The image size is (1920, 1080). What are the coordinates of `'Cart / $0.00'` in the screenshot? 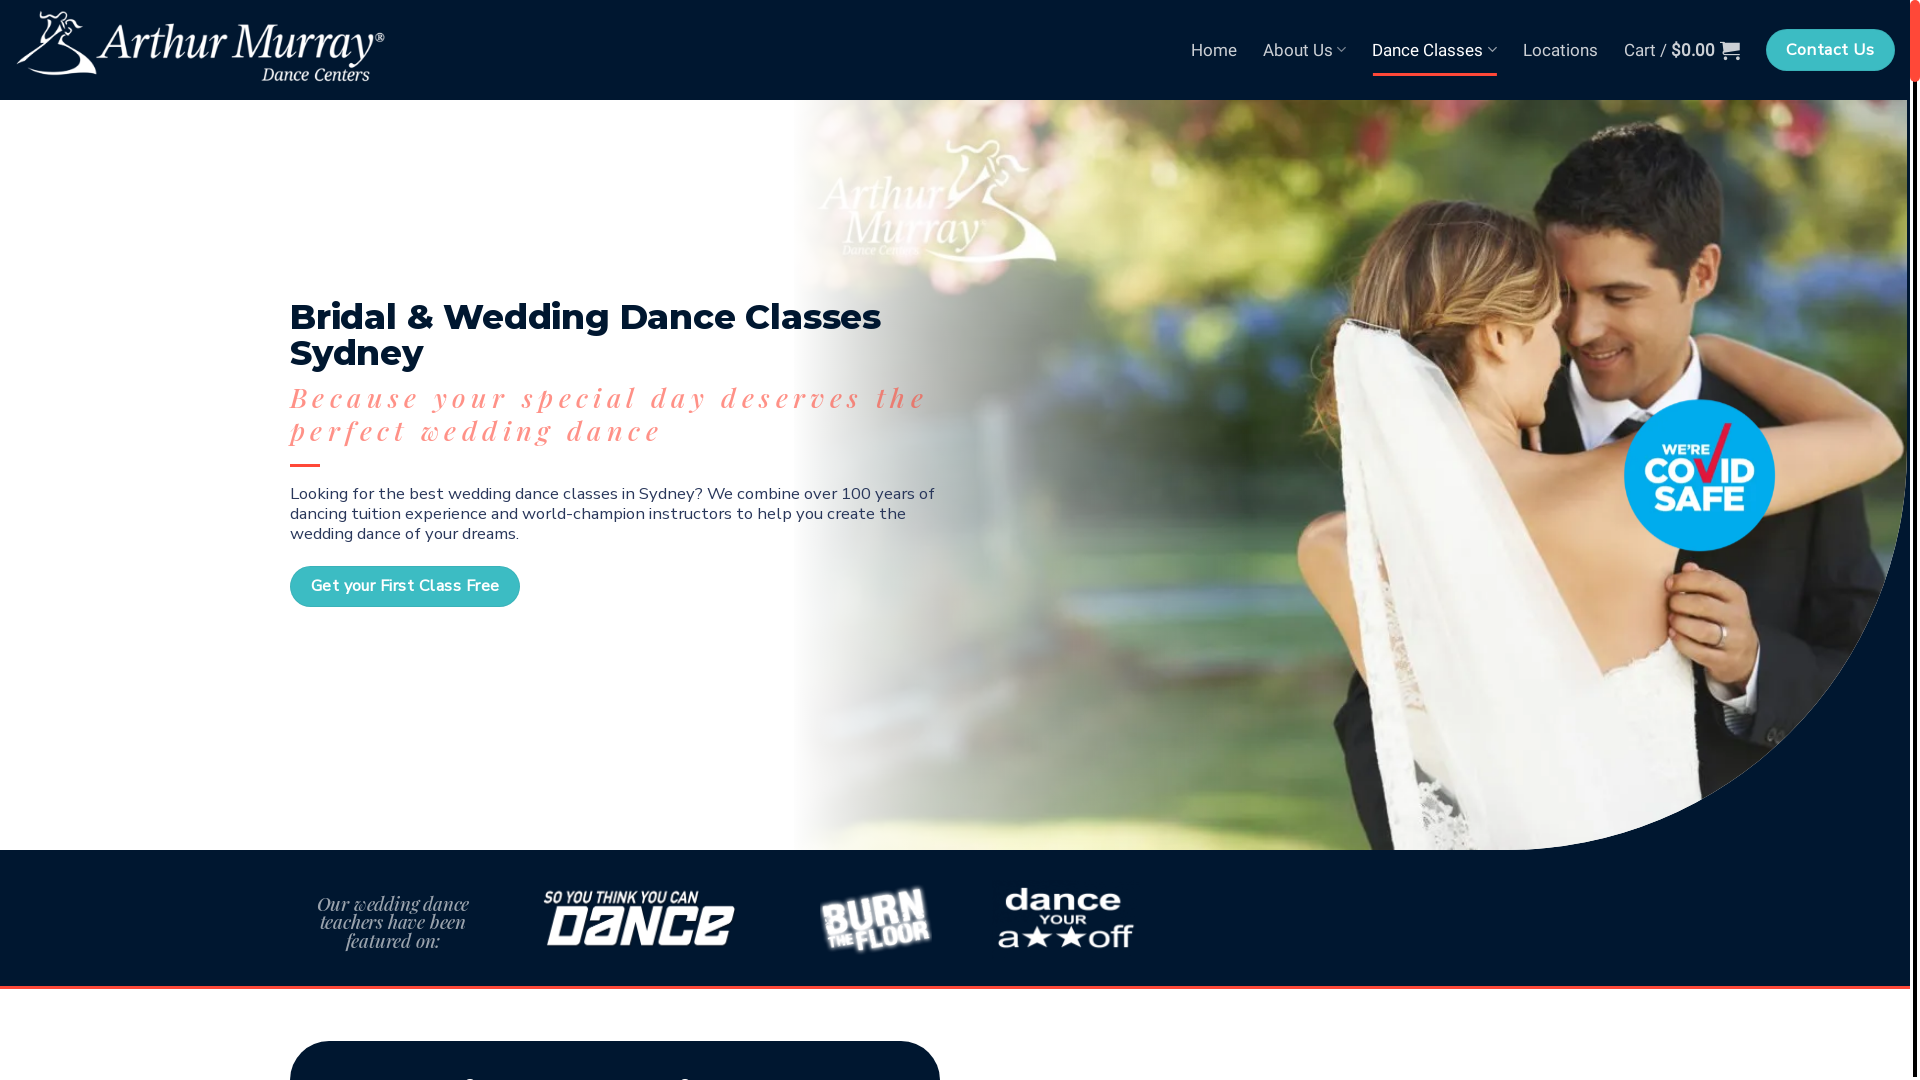 It's located at (1680, 48).